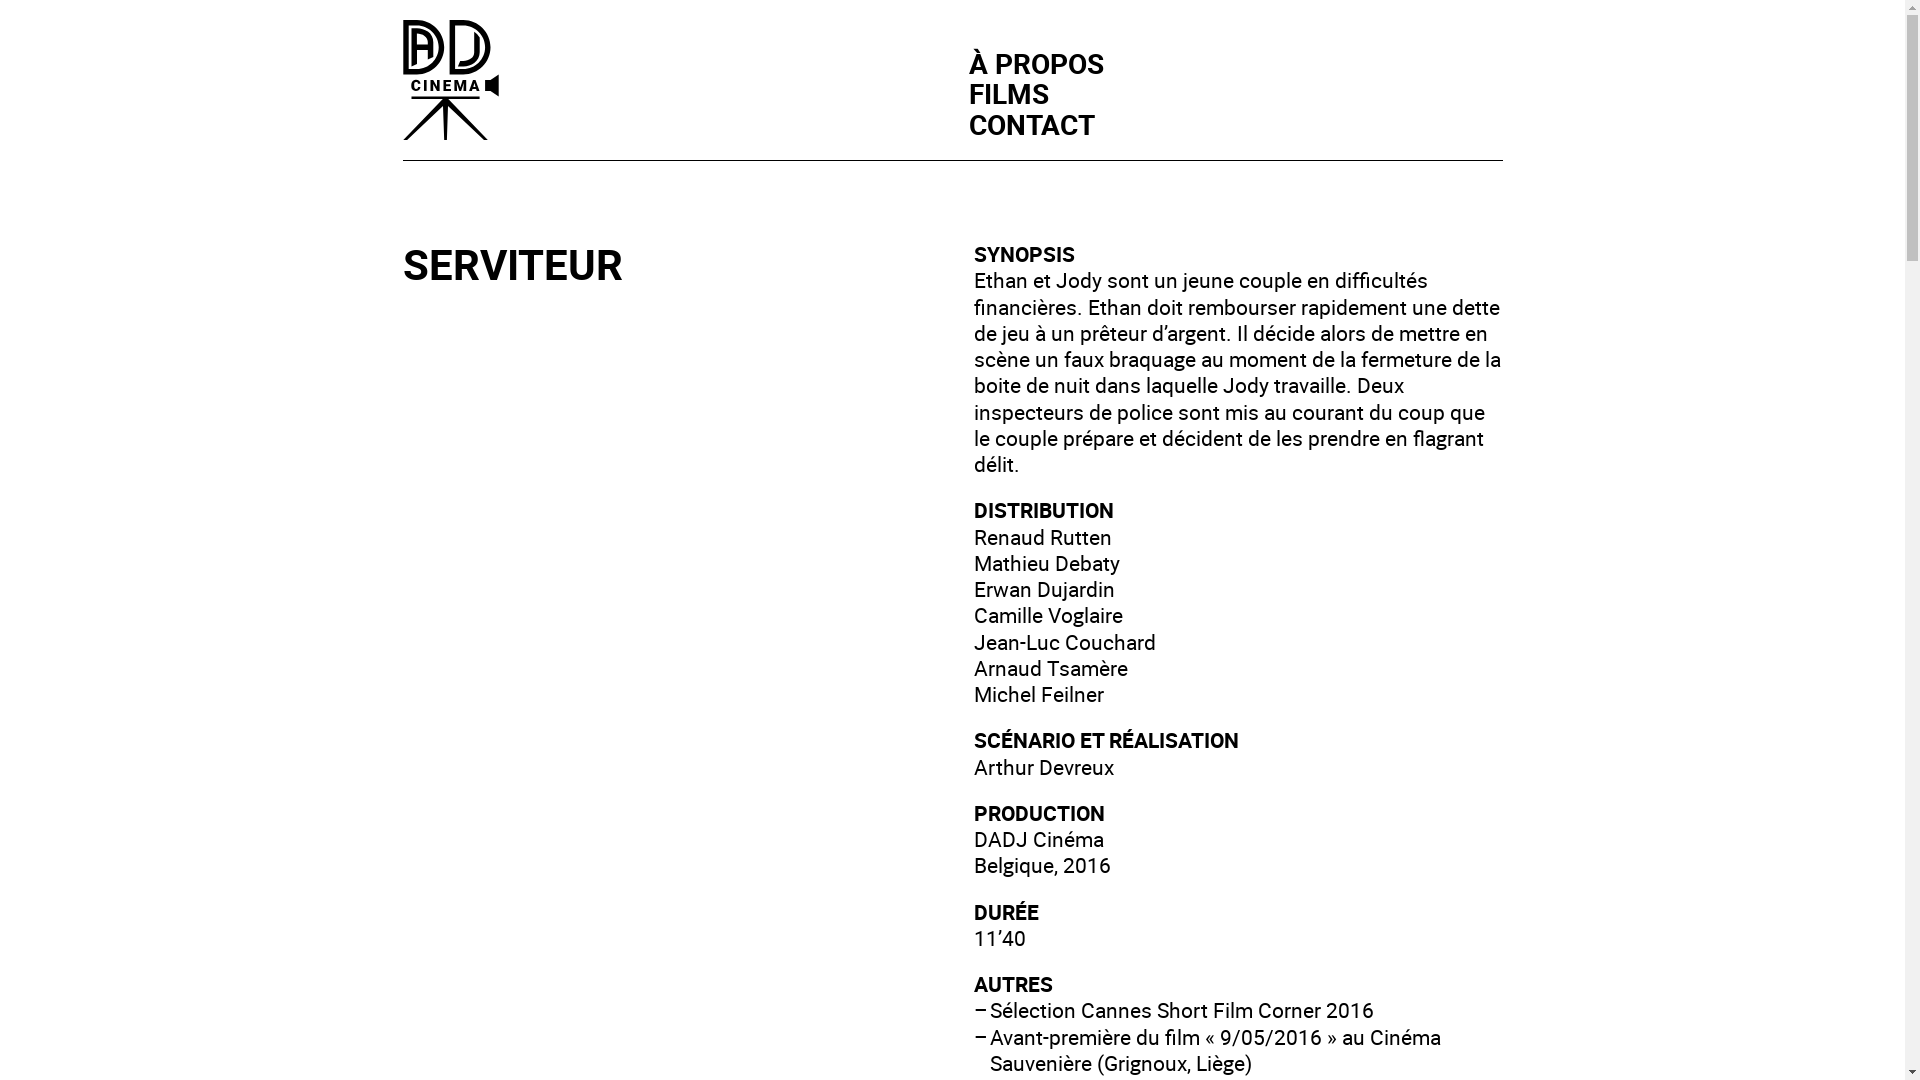 The width and height of the screenshot is (1920, 1080). I want to click on 'FILMS', so click(1008, 92).